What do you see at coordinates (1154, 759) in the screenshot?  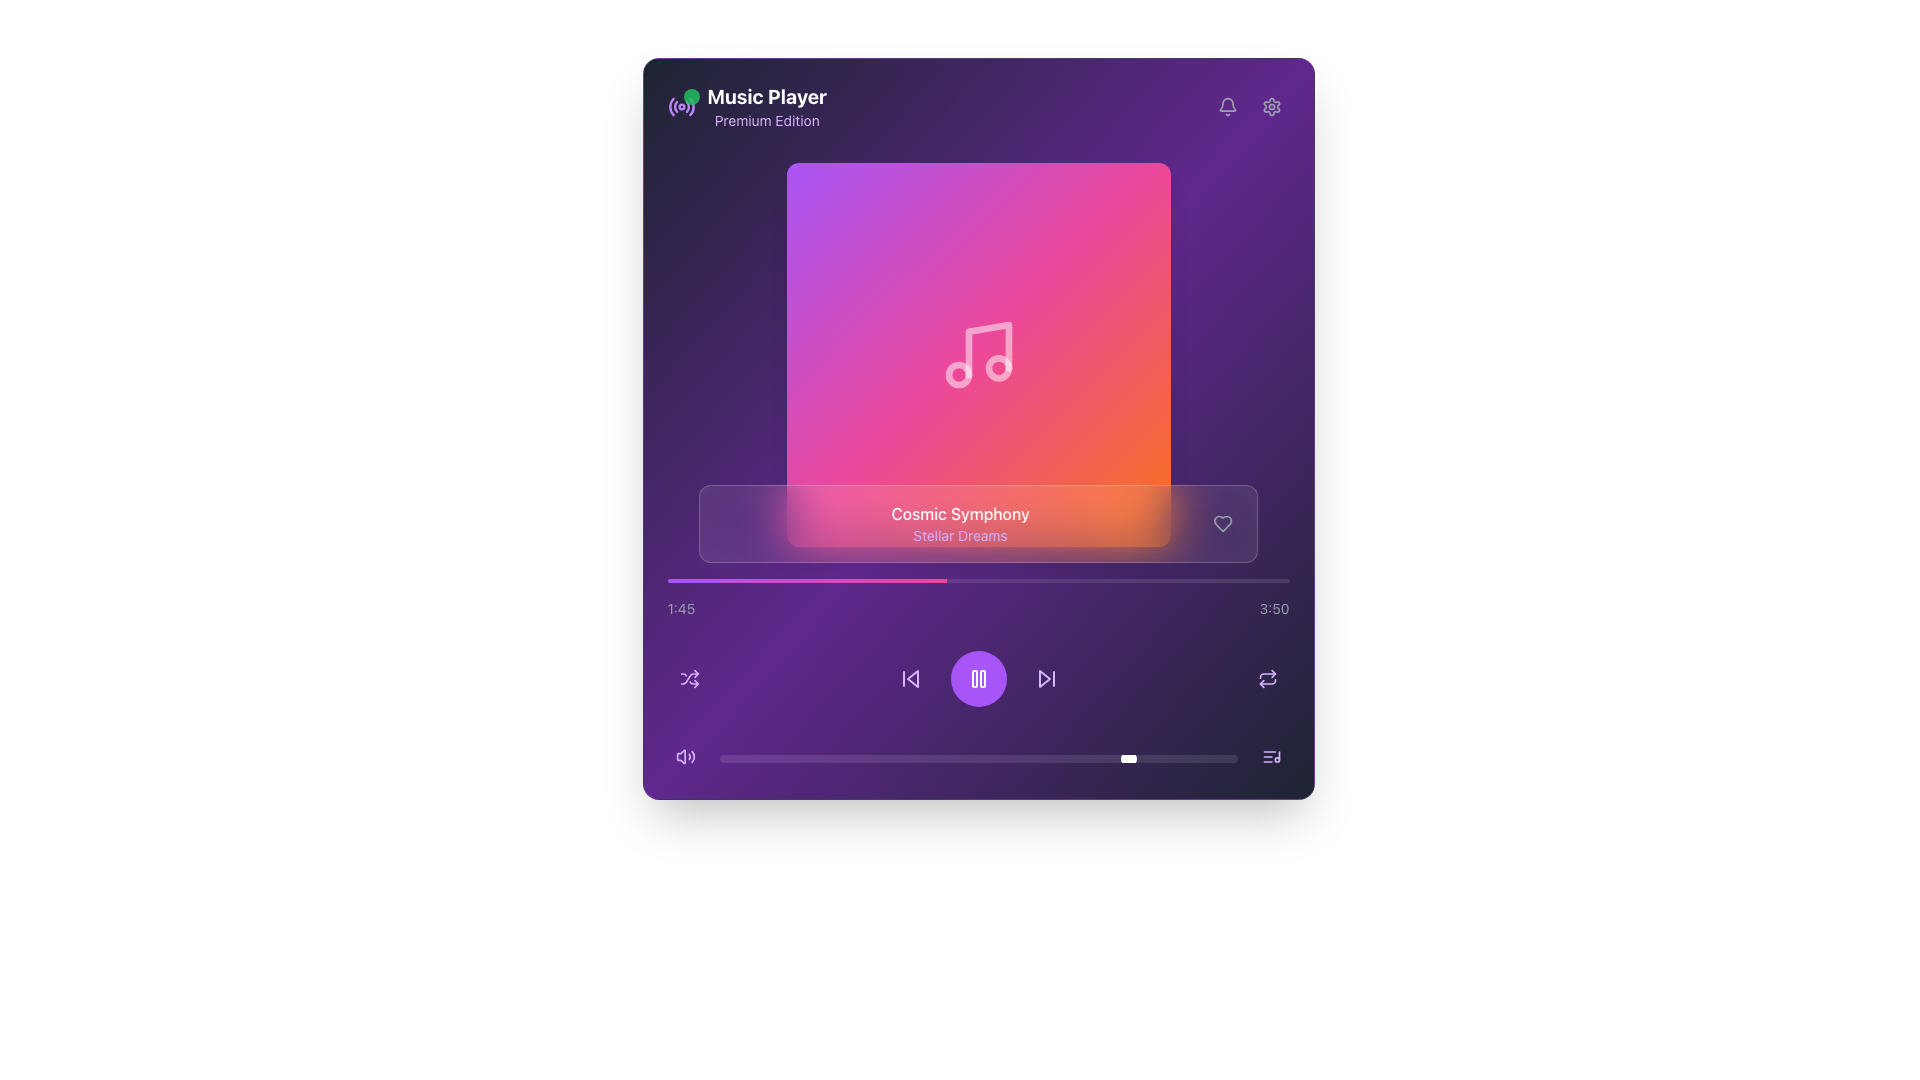 I see `the slider value` at bounding box center [1154, 759].